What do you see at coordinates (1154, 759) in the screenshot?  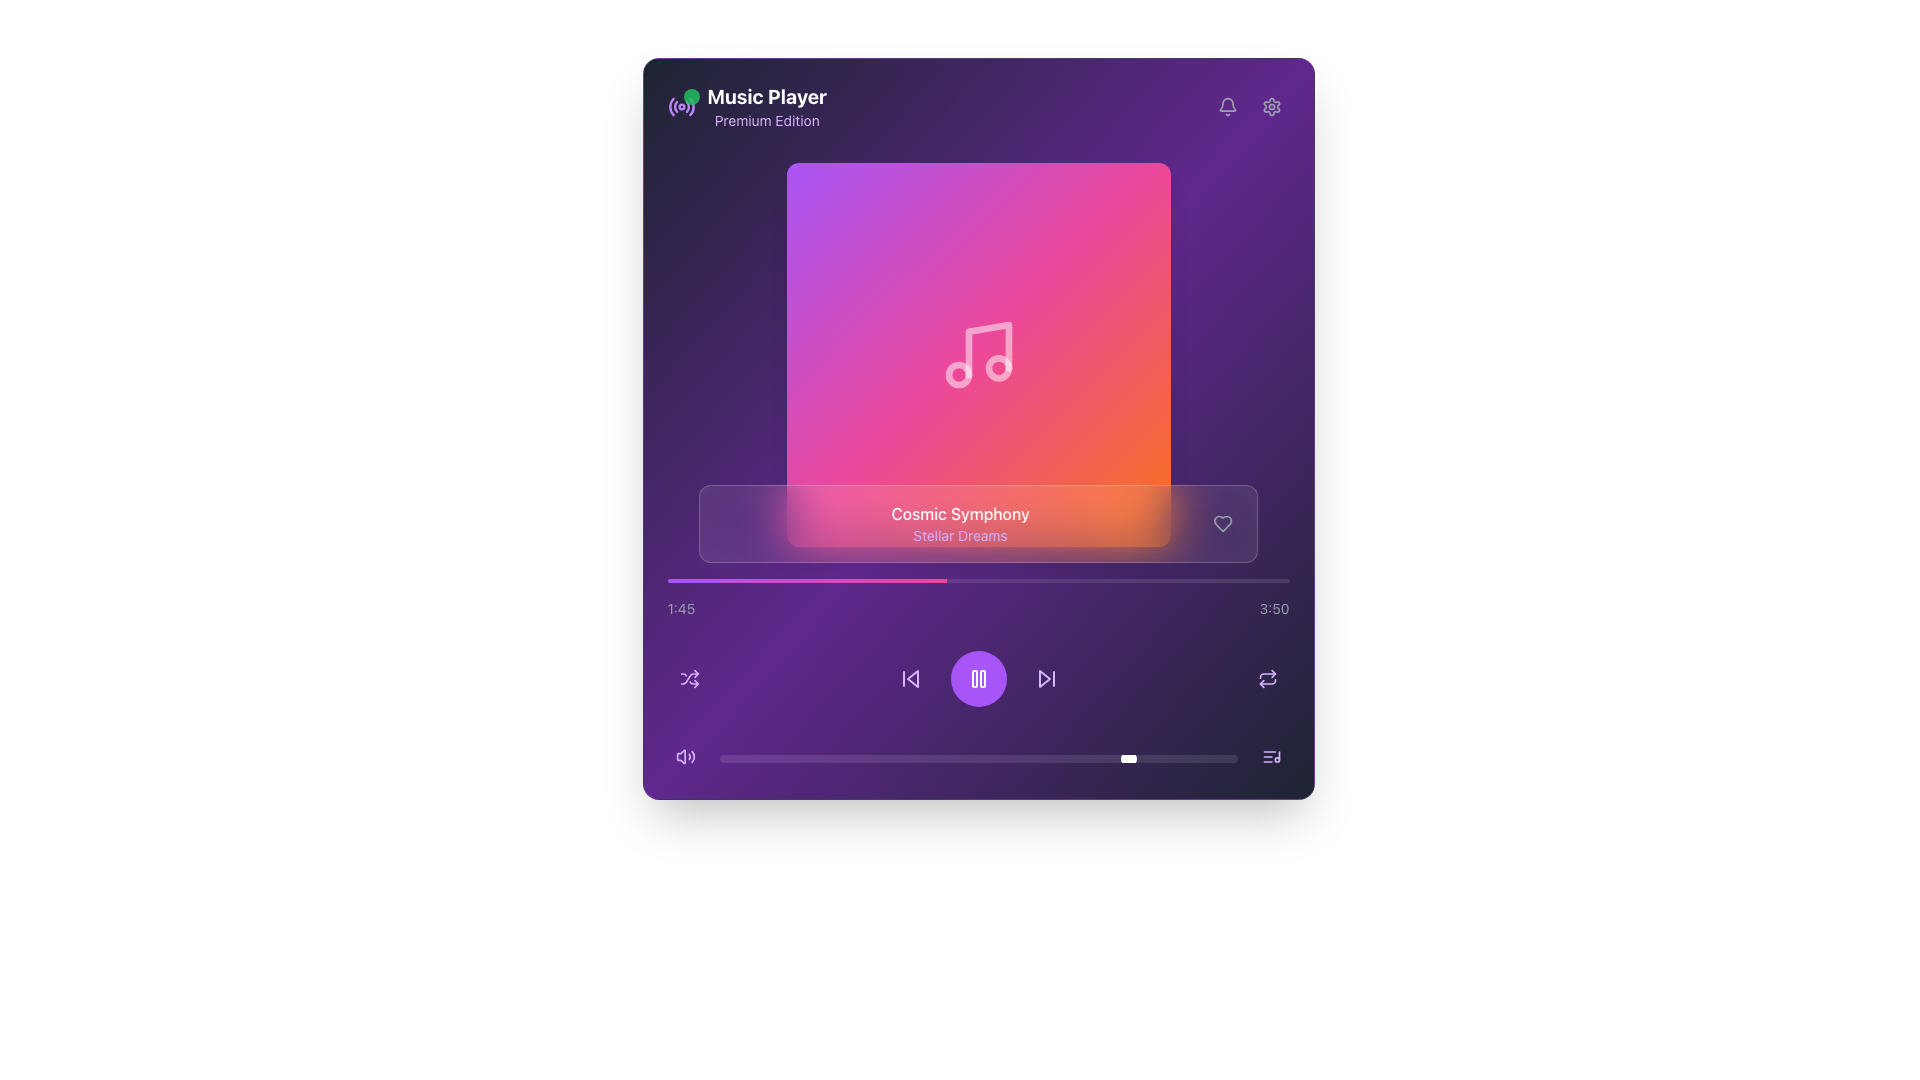 I see `the slider value` at bounding box center [1154, 759].